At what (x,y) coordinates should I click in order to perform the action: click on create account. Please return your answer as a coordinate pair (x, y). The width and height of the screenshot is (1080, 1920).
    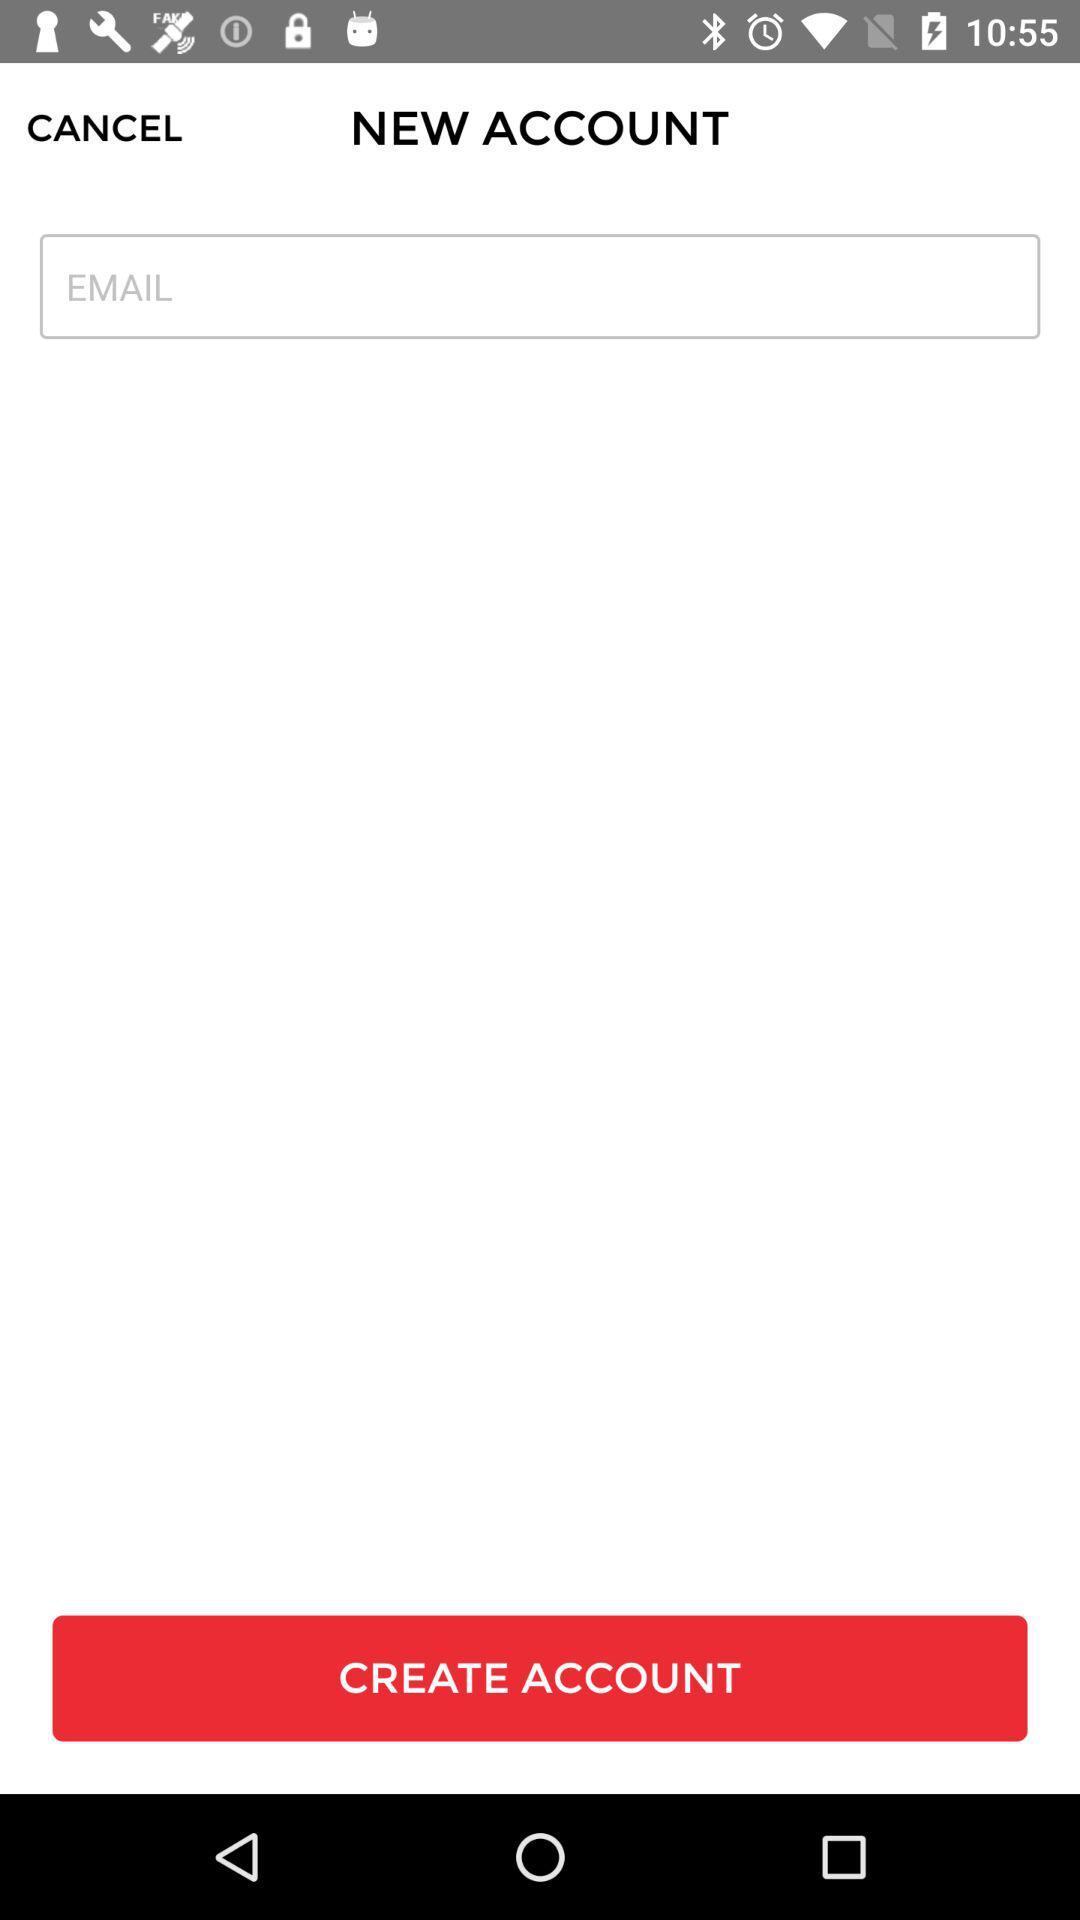
    Looking at the image, I should click on (540, 1678).